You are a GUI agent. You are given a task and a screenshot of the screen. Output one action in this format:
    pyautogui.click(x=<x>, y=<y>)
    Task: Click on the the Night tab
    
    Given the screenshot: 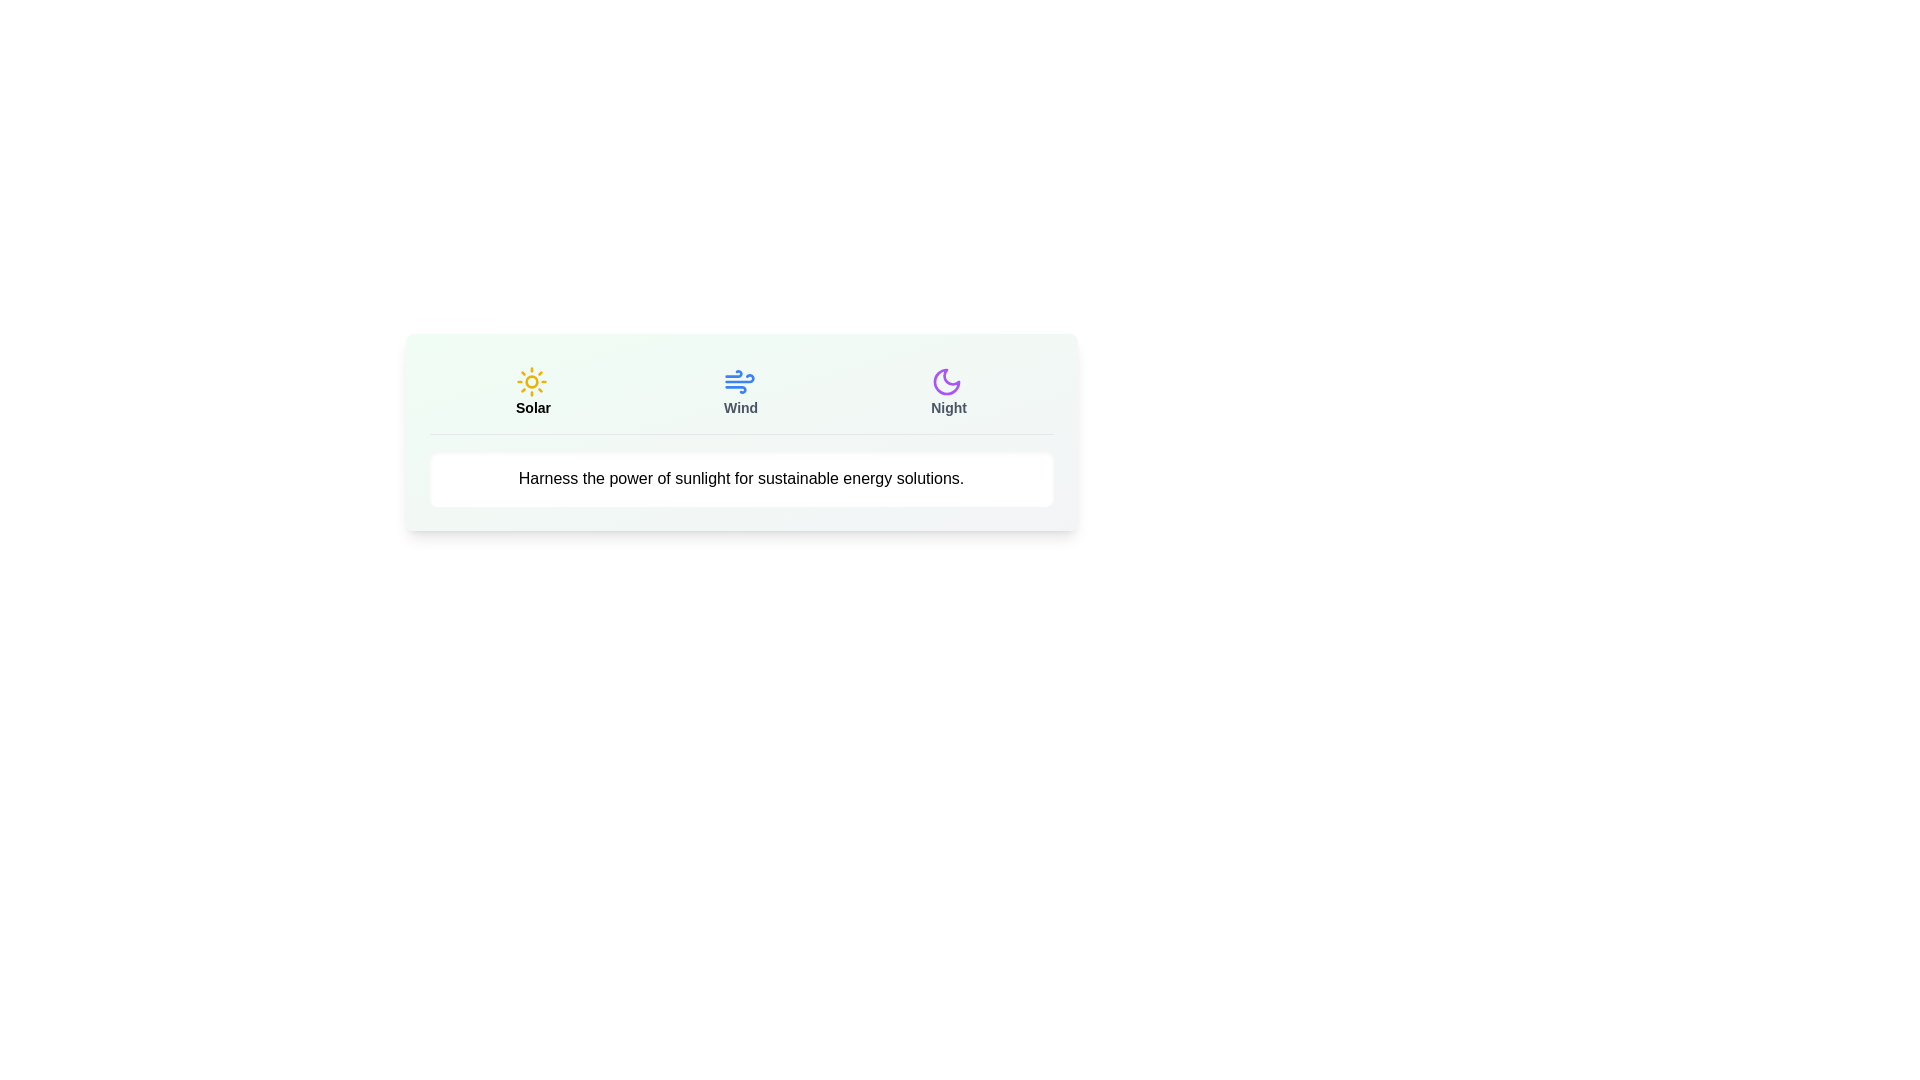 What is the action you would take?
    pyautogui.click(x=948, y=392)
    